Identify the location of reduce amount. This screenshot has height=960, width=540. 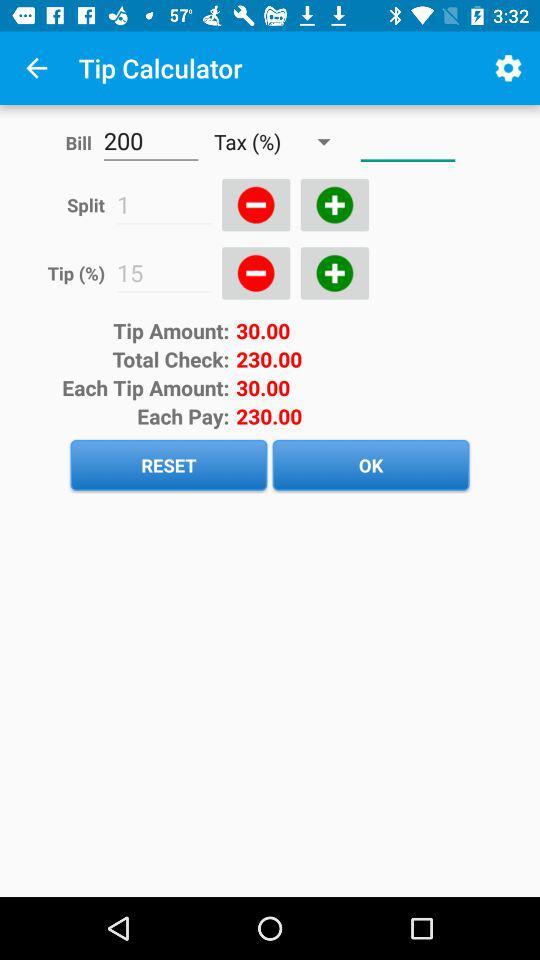
(256, 205).